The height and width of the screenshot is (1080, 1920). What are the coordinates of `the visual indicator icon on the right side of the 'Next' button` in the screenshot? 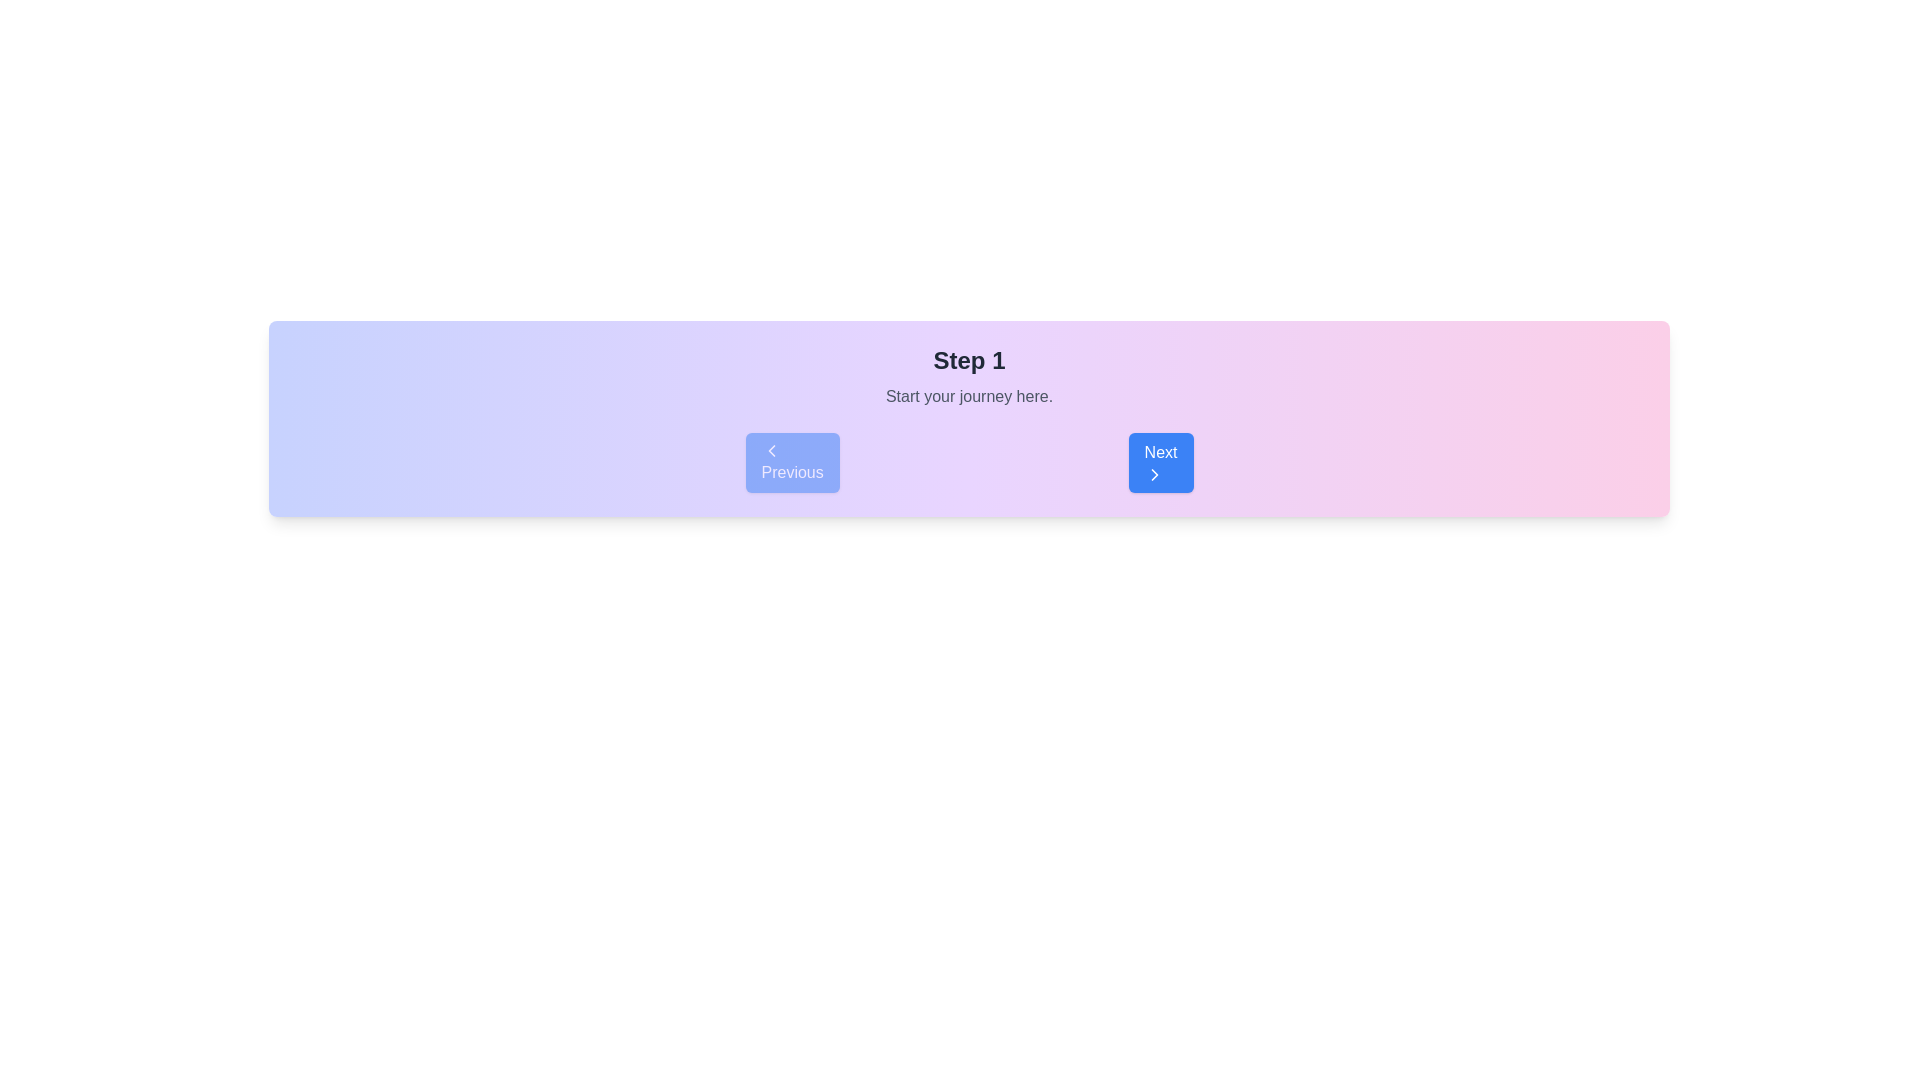 It's located at (1154, 474).